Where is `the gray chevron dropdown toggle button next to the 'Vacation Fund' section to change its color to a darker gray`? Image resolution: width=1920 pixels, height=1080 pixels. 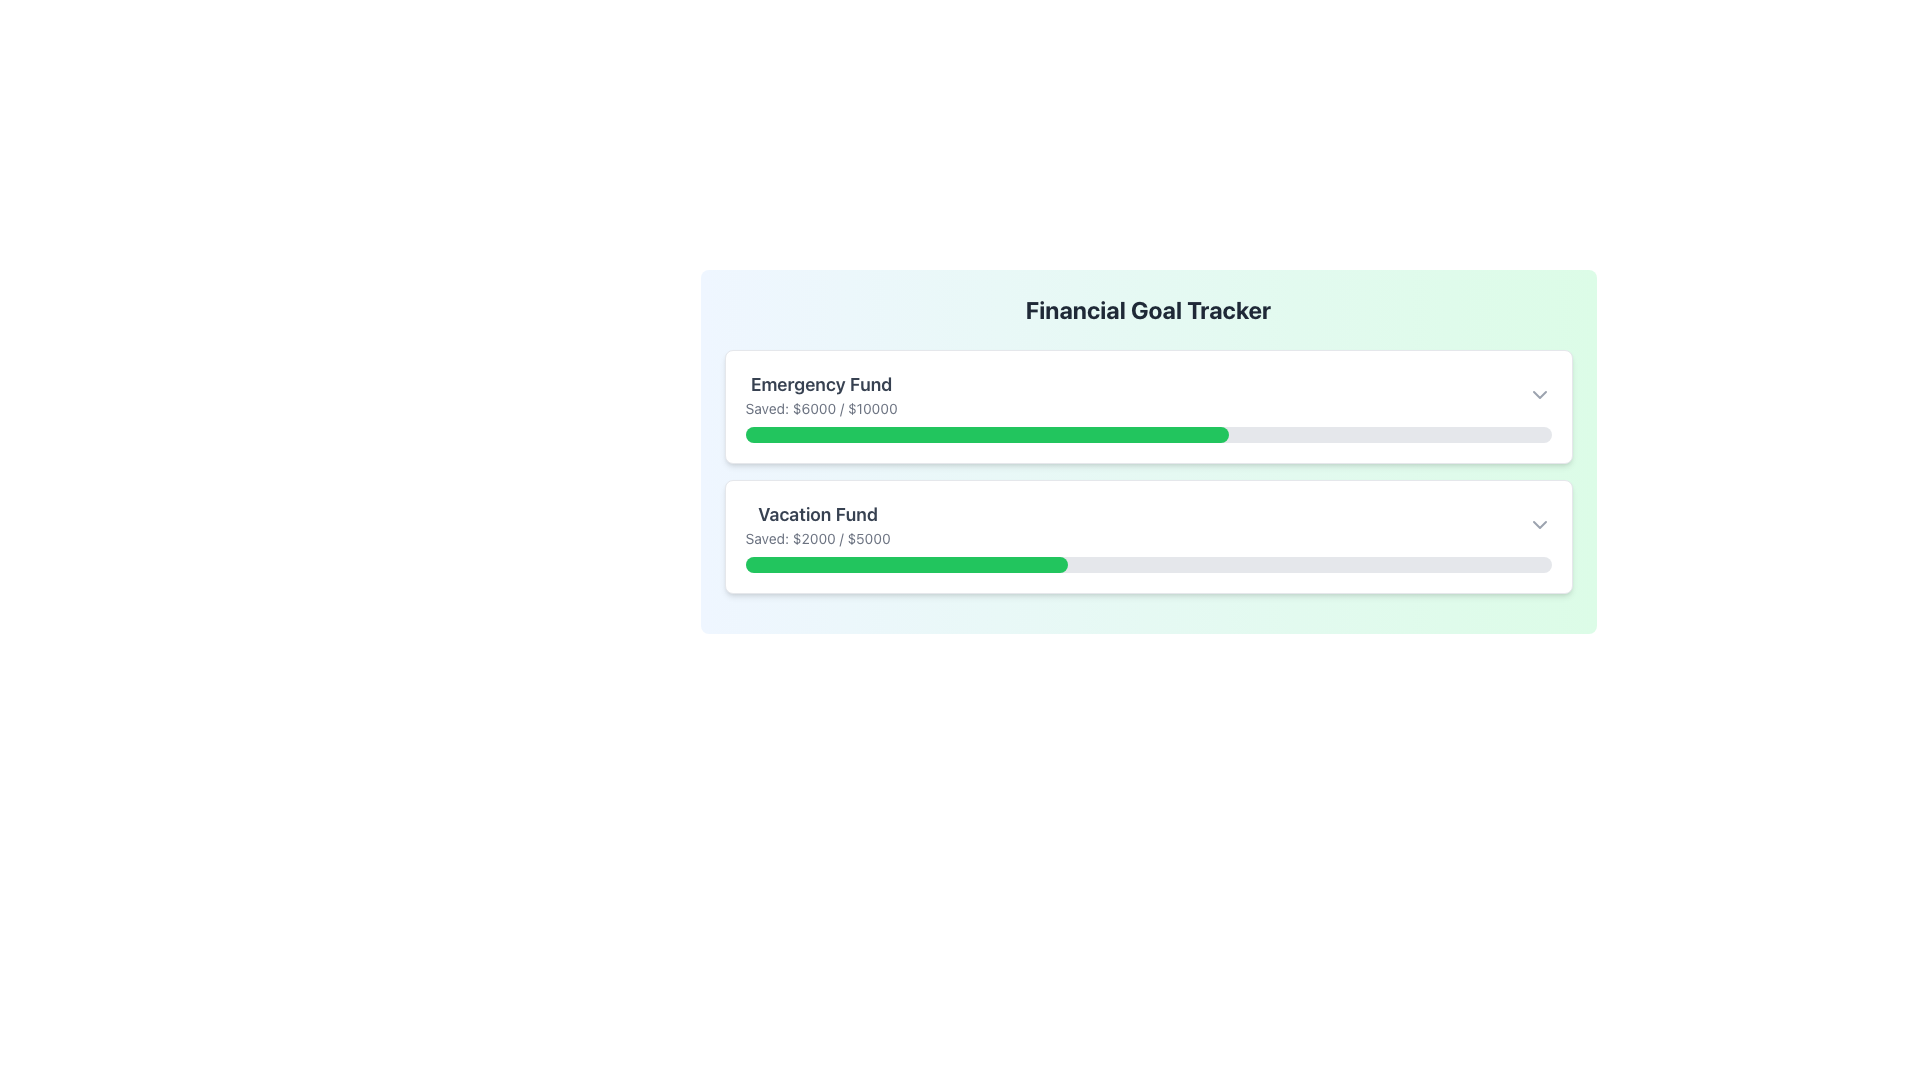
the gray chevron dropdown toggle button next to the 'Vacation Fund' section to change its color to a darker gray is located at coordinates (1538, 523).